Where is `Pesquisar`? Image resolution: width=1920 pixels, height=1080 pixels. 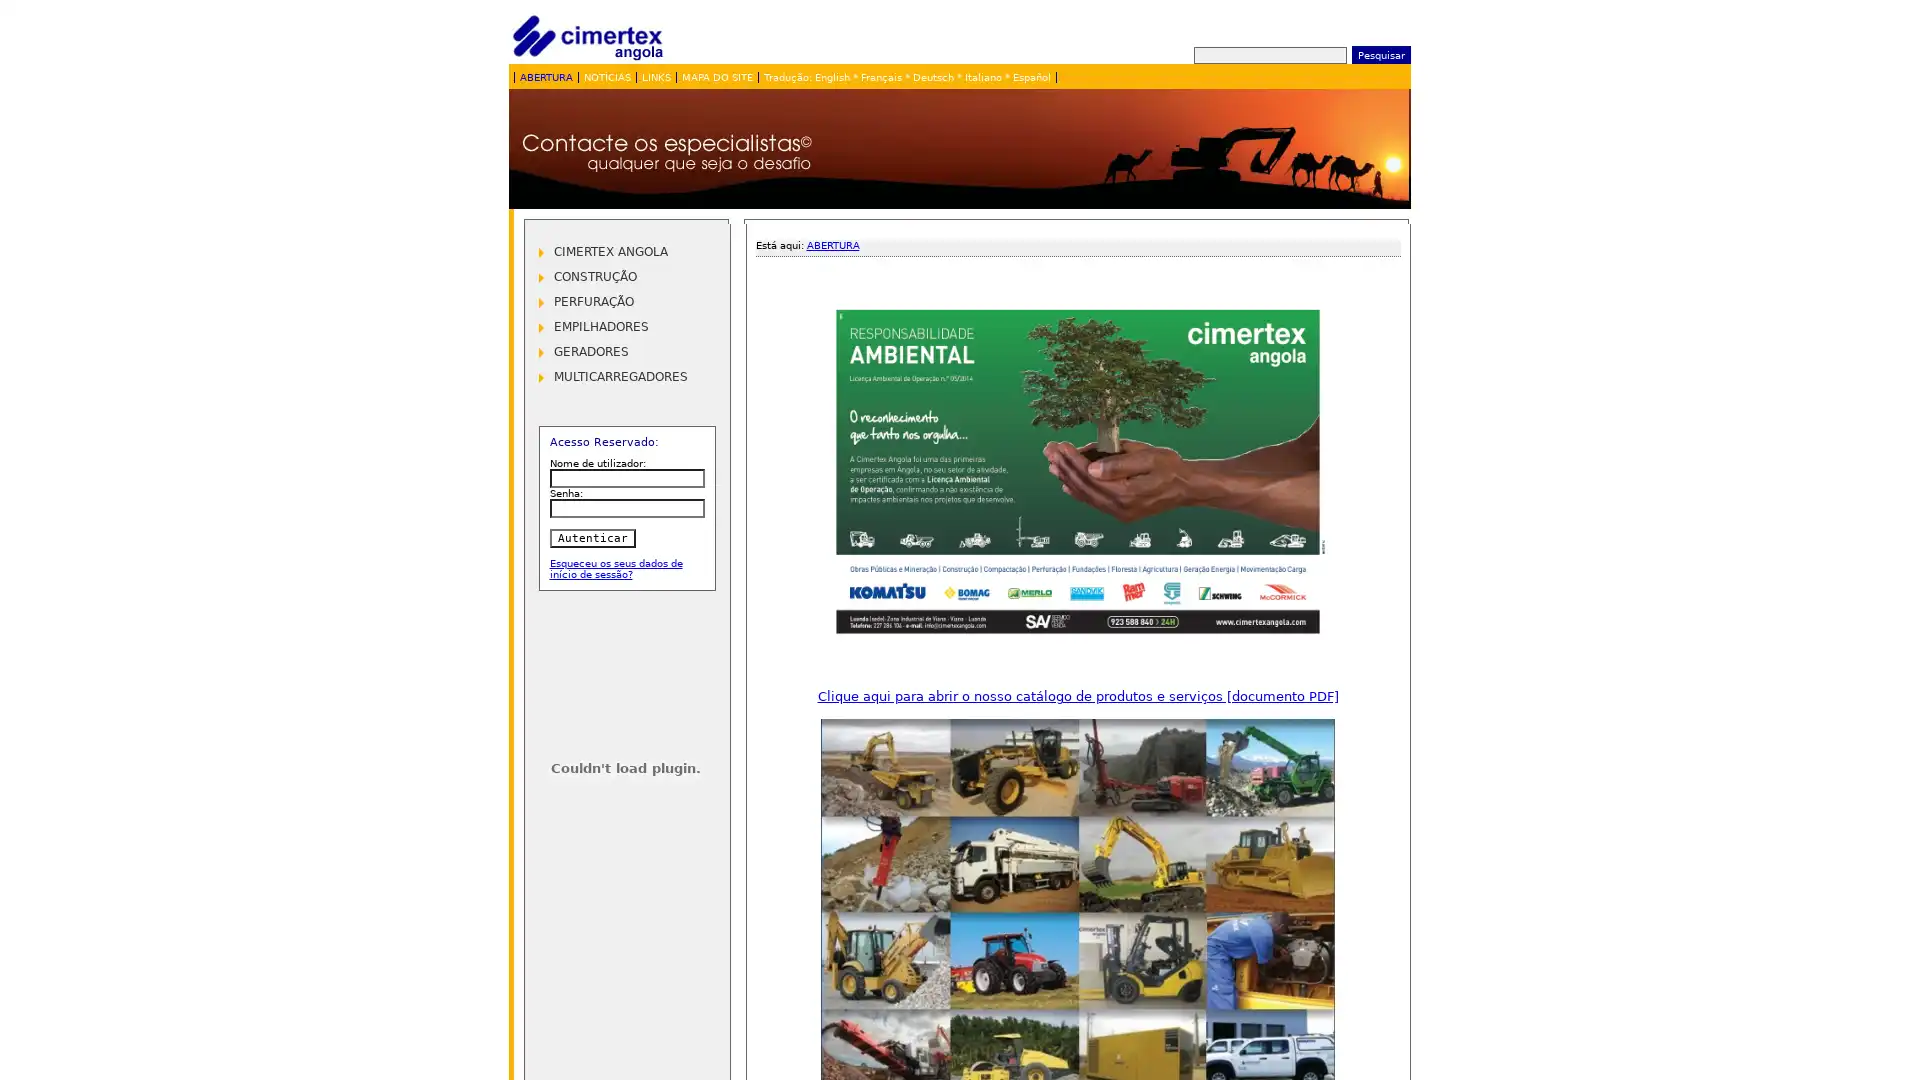
Pesquisar is located at coordinates (1379, 53).